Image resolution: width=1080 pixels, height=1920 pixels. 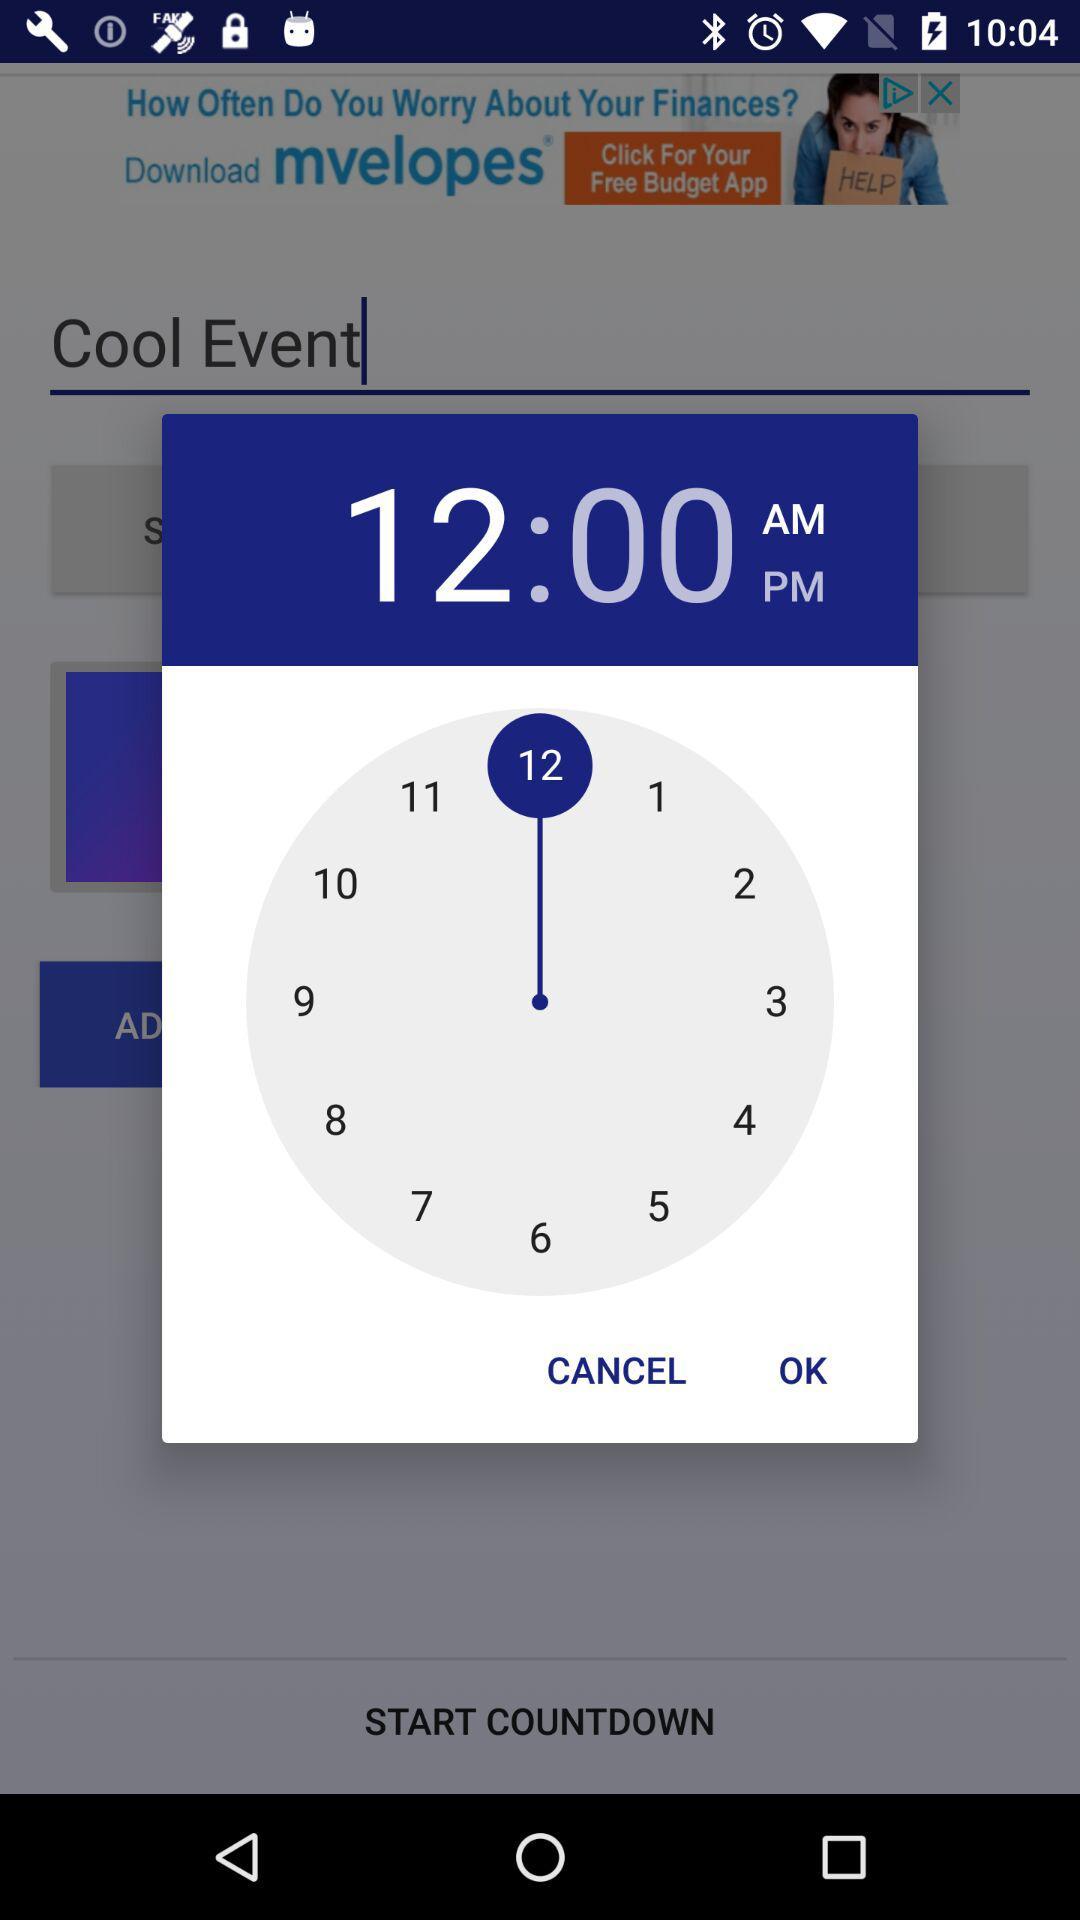 I want to click on the button at the bottom, so click(x=615, y=1368).